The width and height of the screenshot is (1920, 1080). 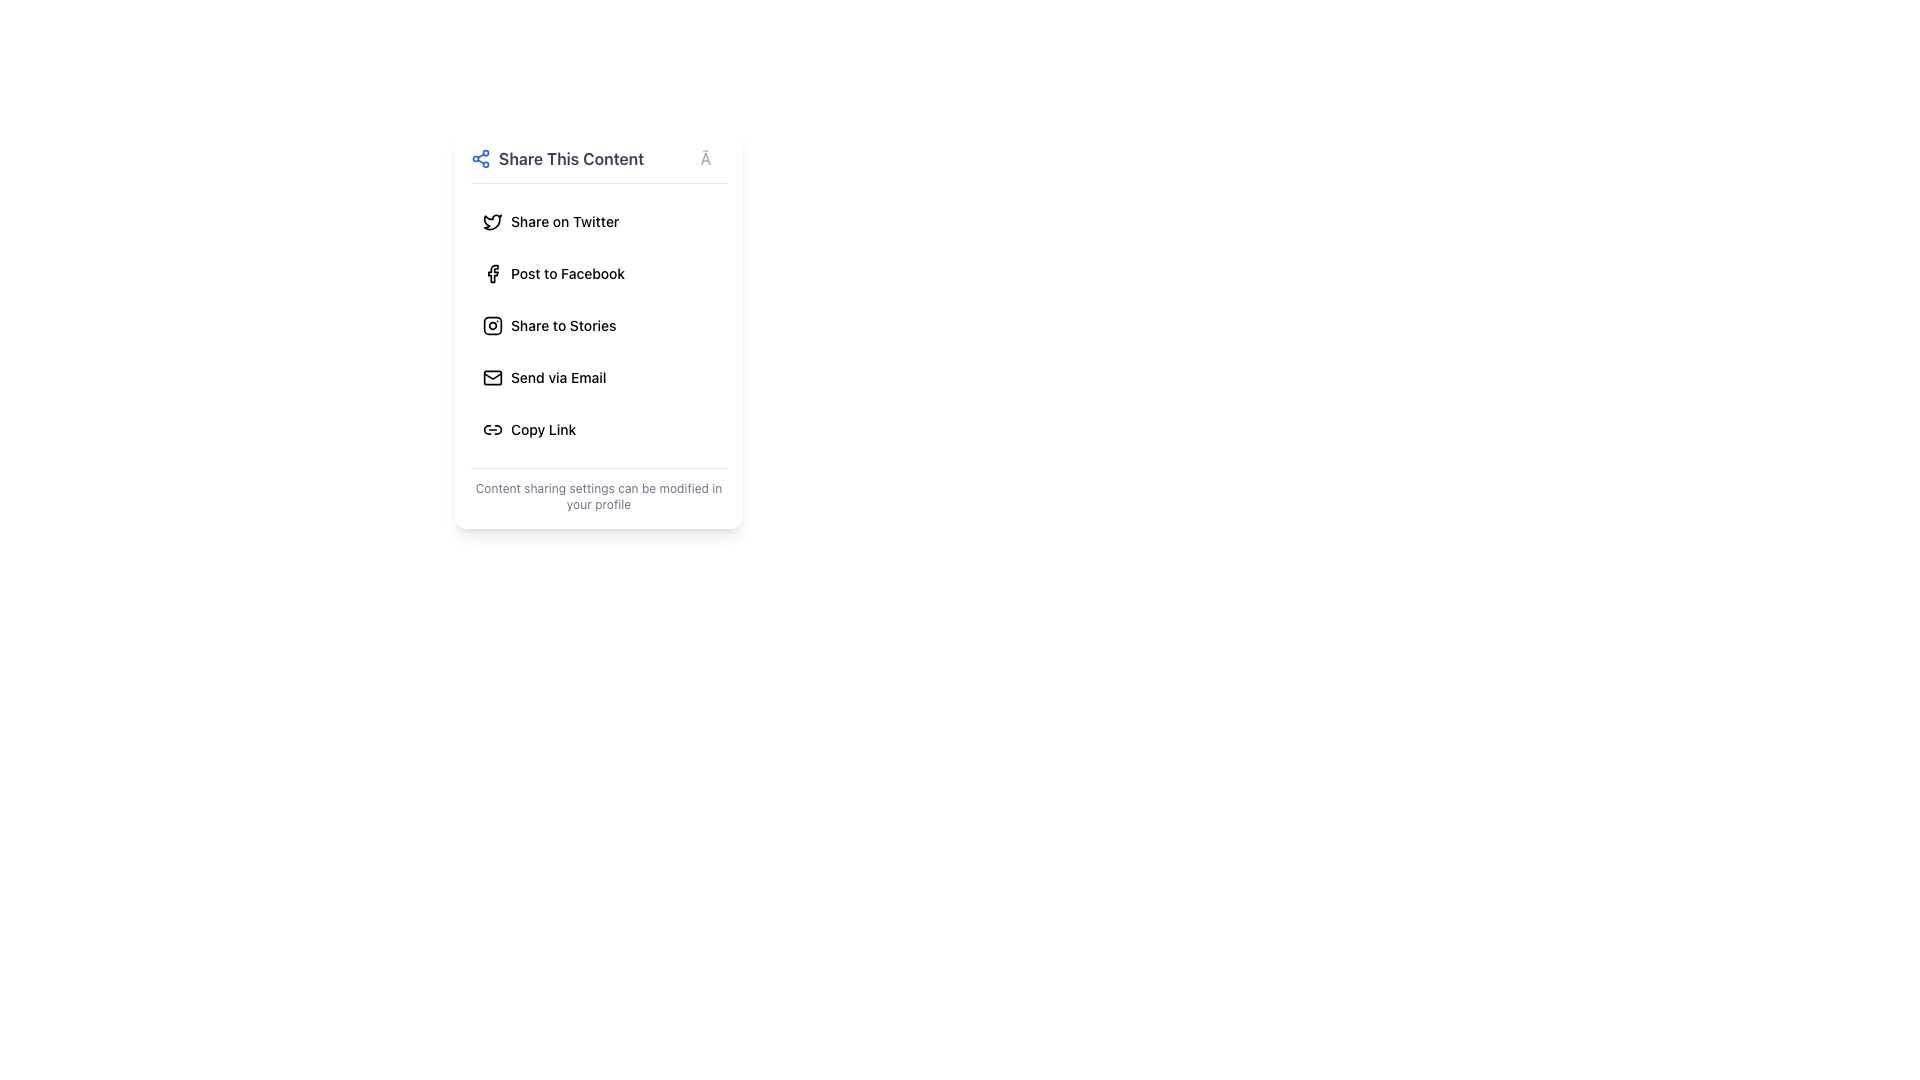 I want to click on the Twitter icon, which resembles a stylized bird in flight, located to the left of the 'Share on Twitter' text in the share menu interface, so click(x=493, y=222).